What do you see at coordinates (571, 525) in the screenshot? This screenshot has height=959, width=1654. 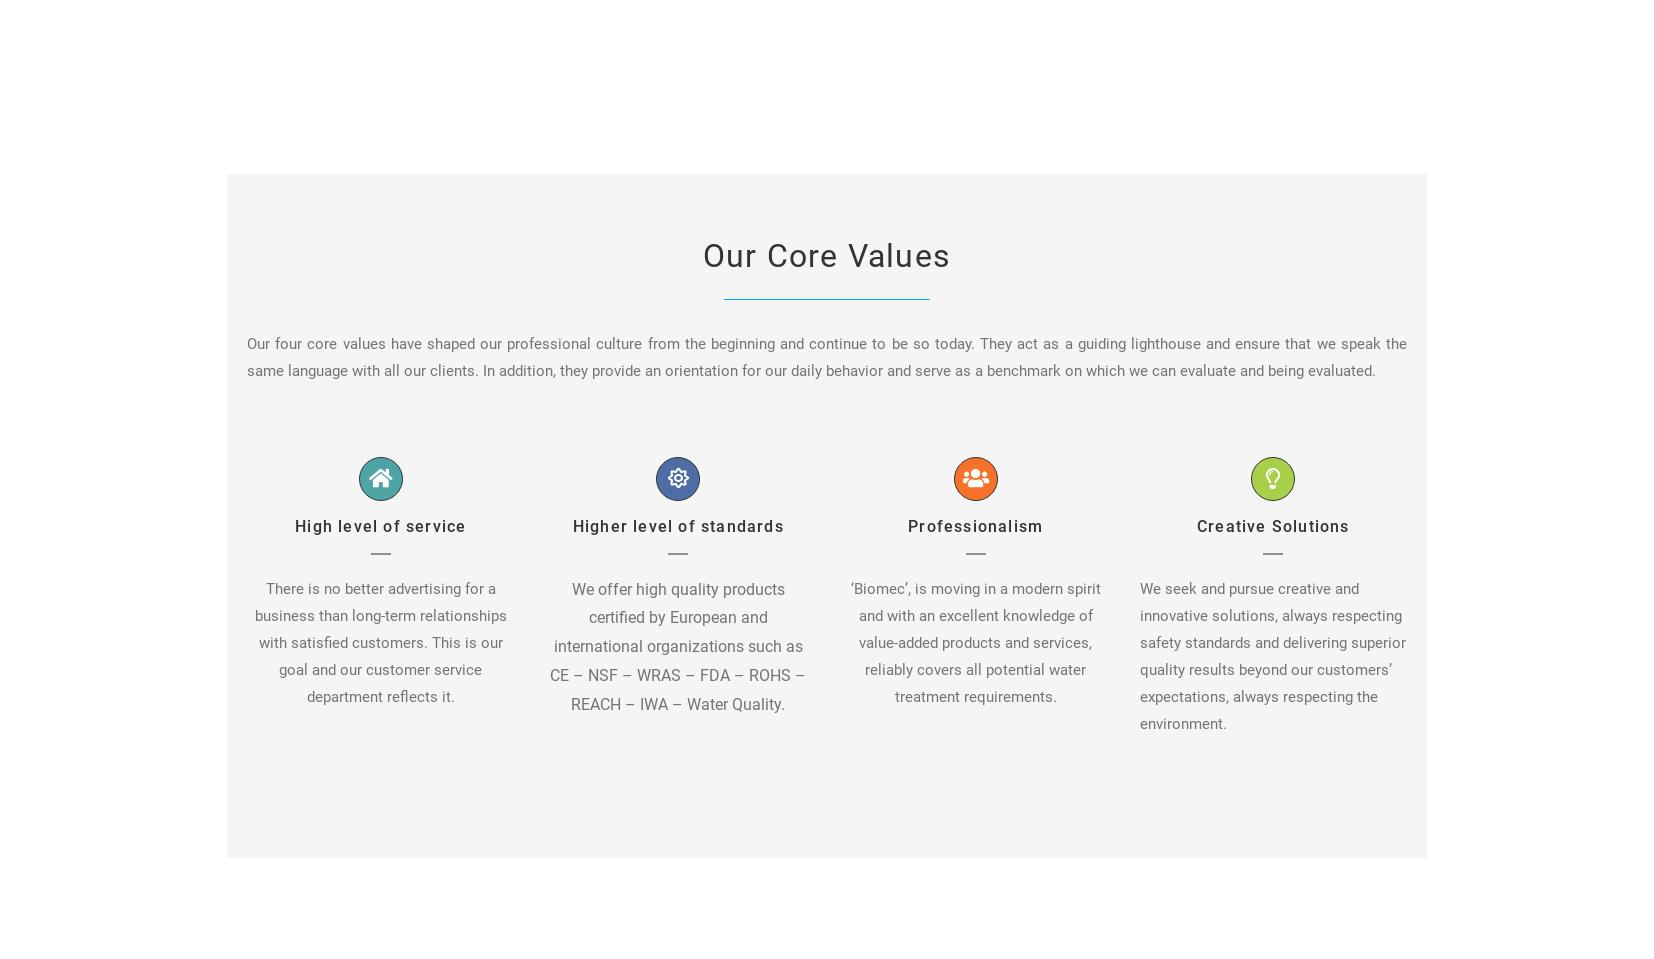 I see `'Higher level of standards'` at bounding box center [571, 525].